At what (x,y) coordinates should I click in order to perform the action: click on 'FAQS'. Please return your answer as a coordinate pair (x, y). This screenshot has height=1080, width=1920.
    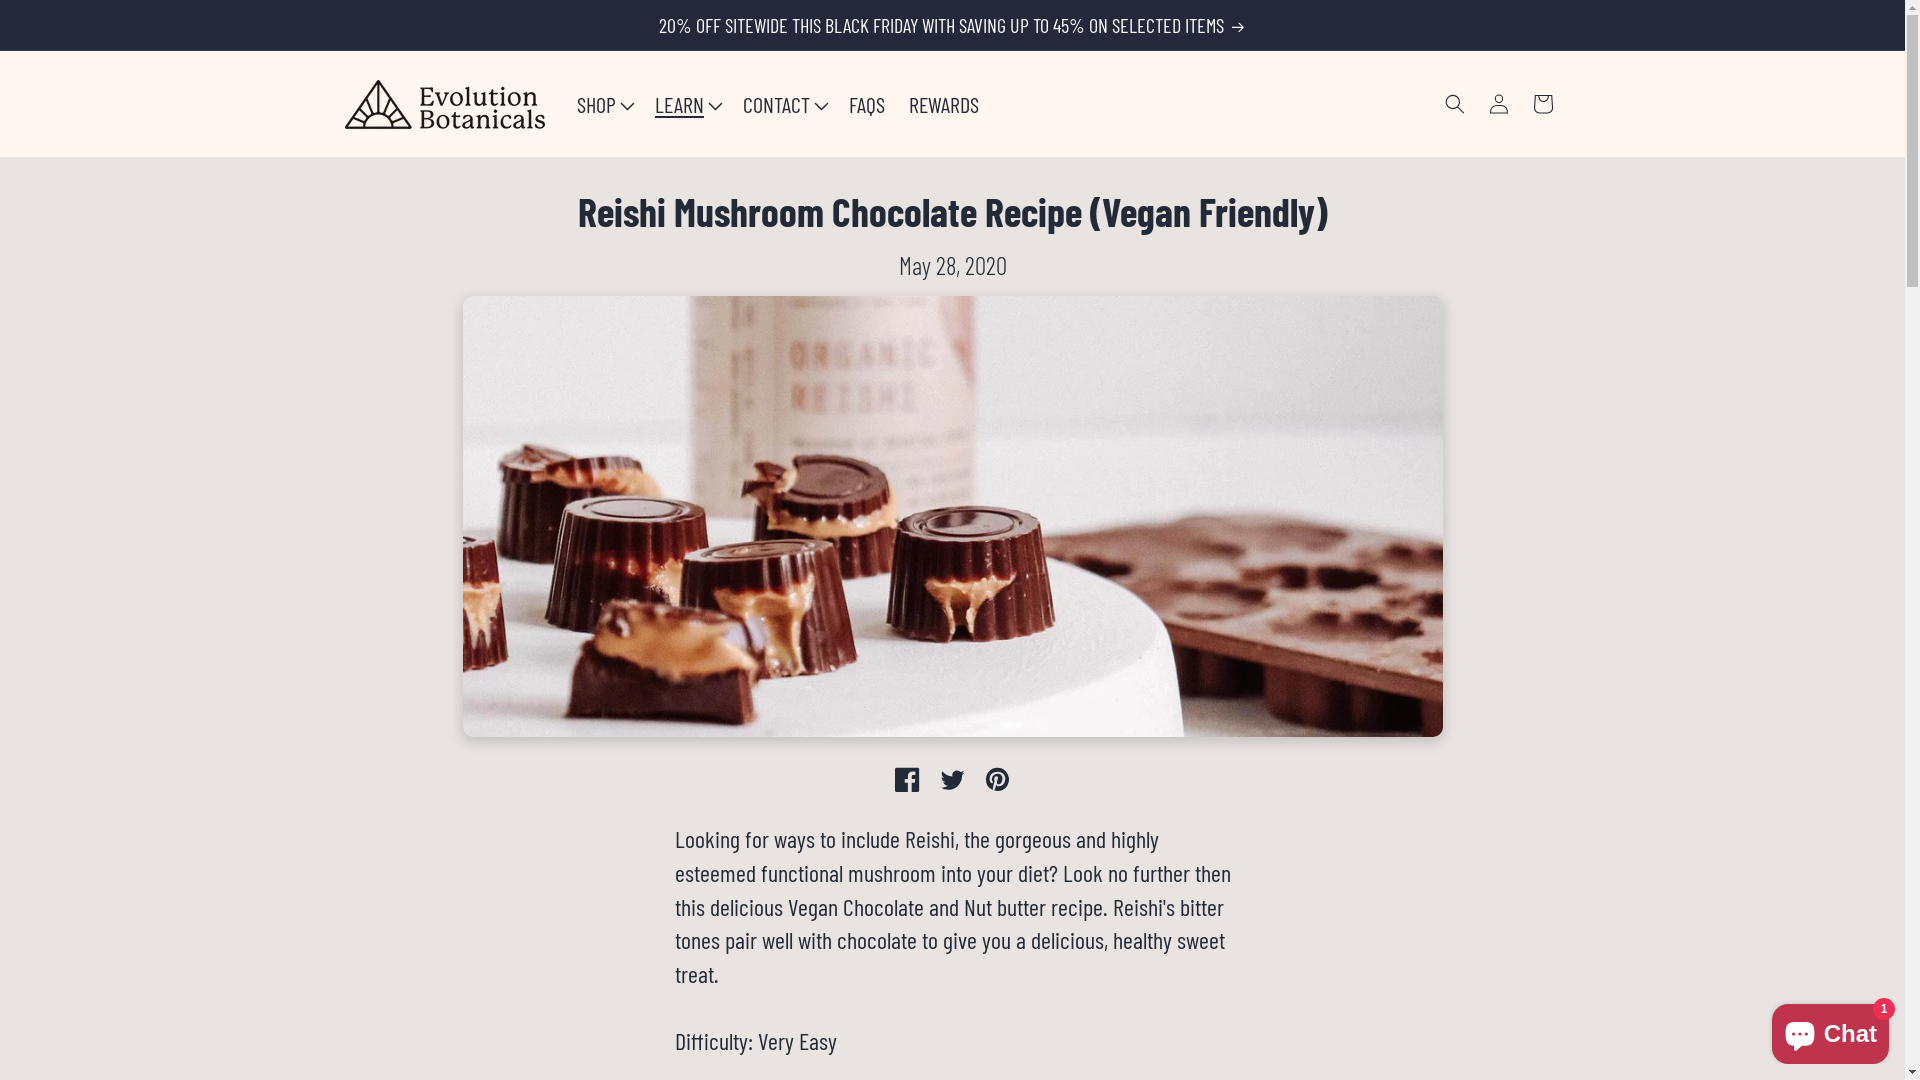
    Looking at the image, I should click on (867, 104).